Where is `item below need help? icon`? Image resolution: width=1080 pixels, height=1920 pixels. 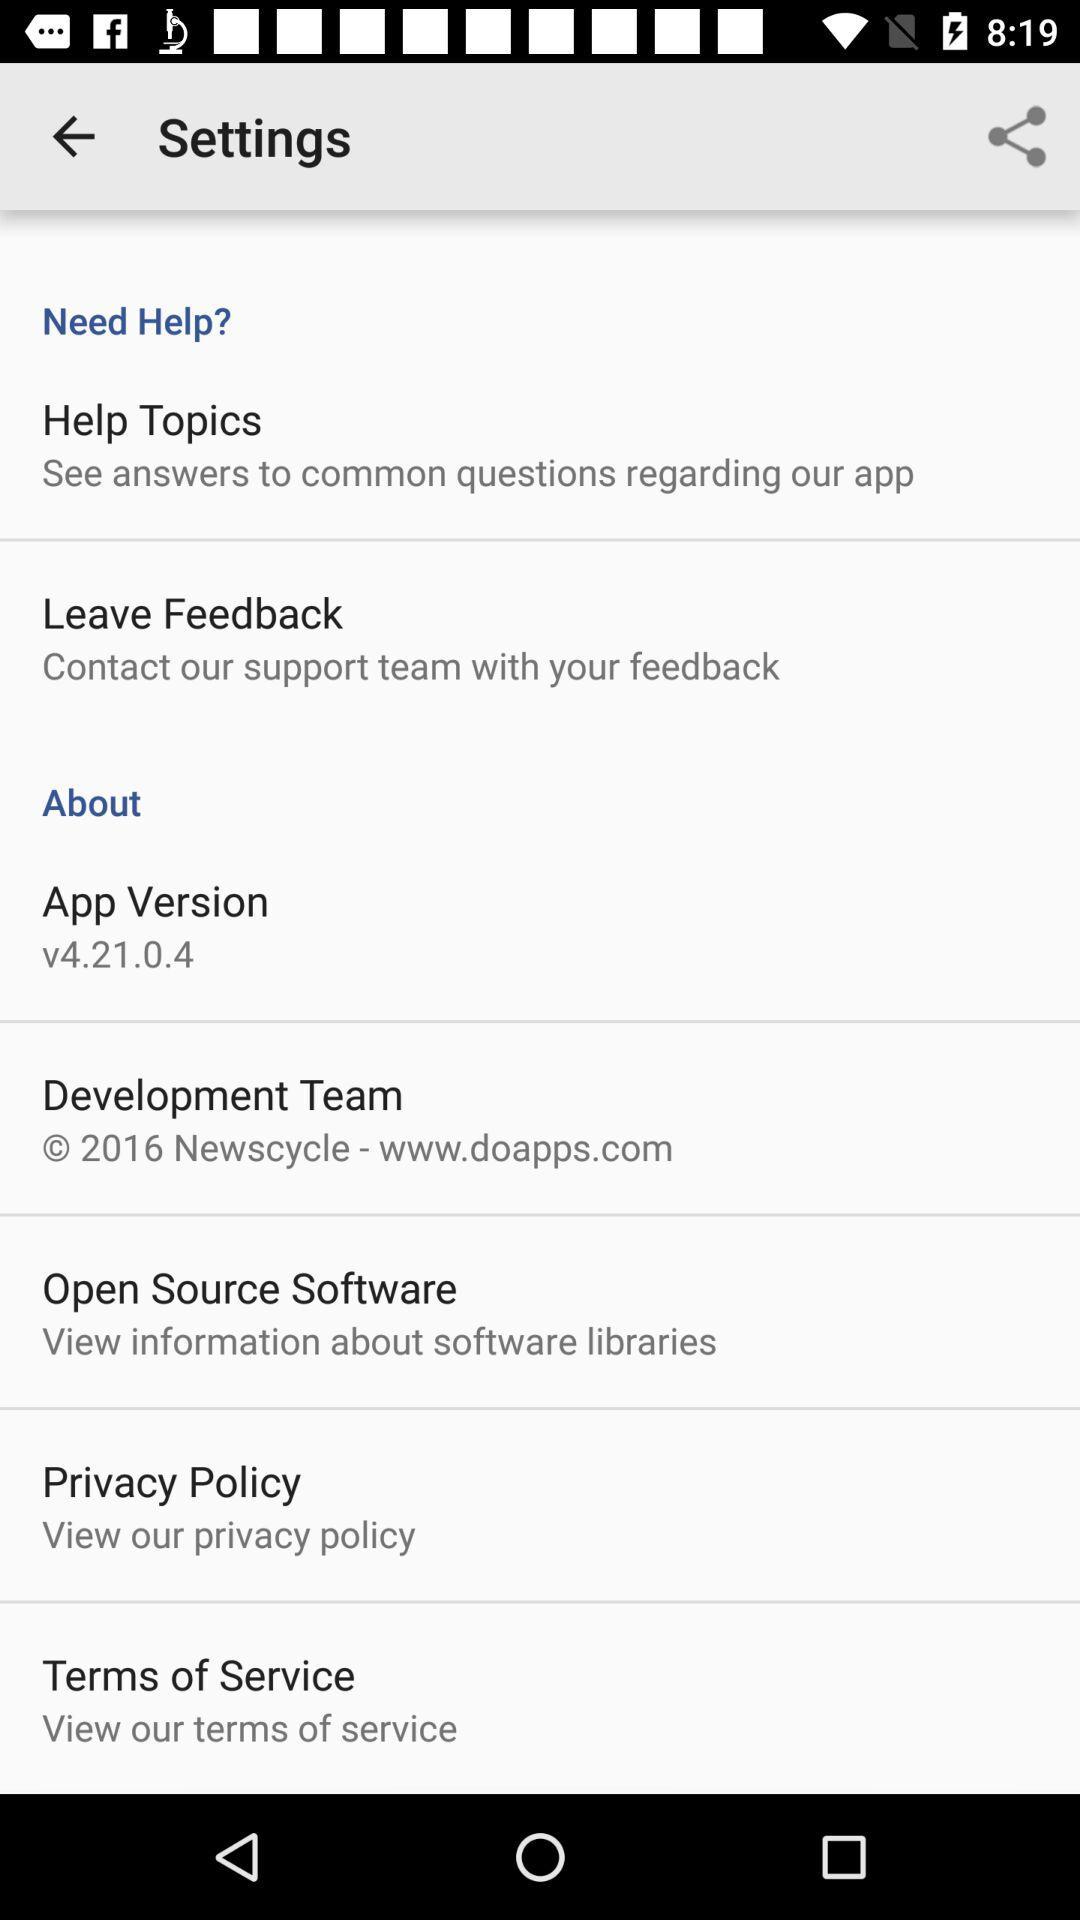
item below need help? icon is located at coordinates (151, 417).